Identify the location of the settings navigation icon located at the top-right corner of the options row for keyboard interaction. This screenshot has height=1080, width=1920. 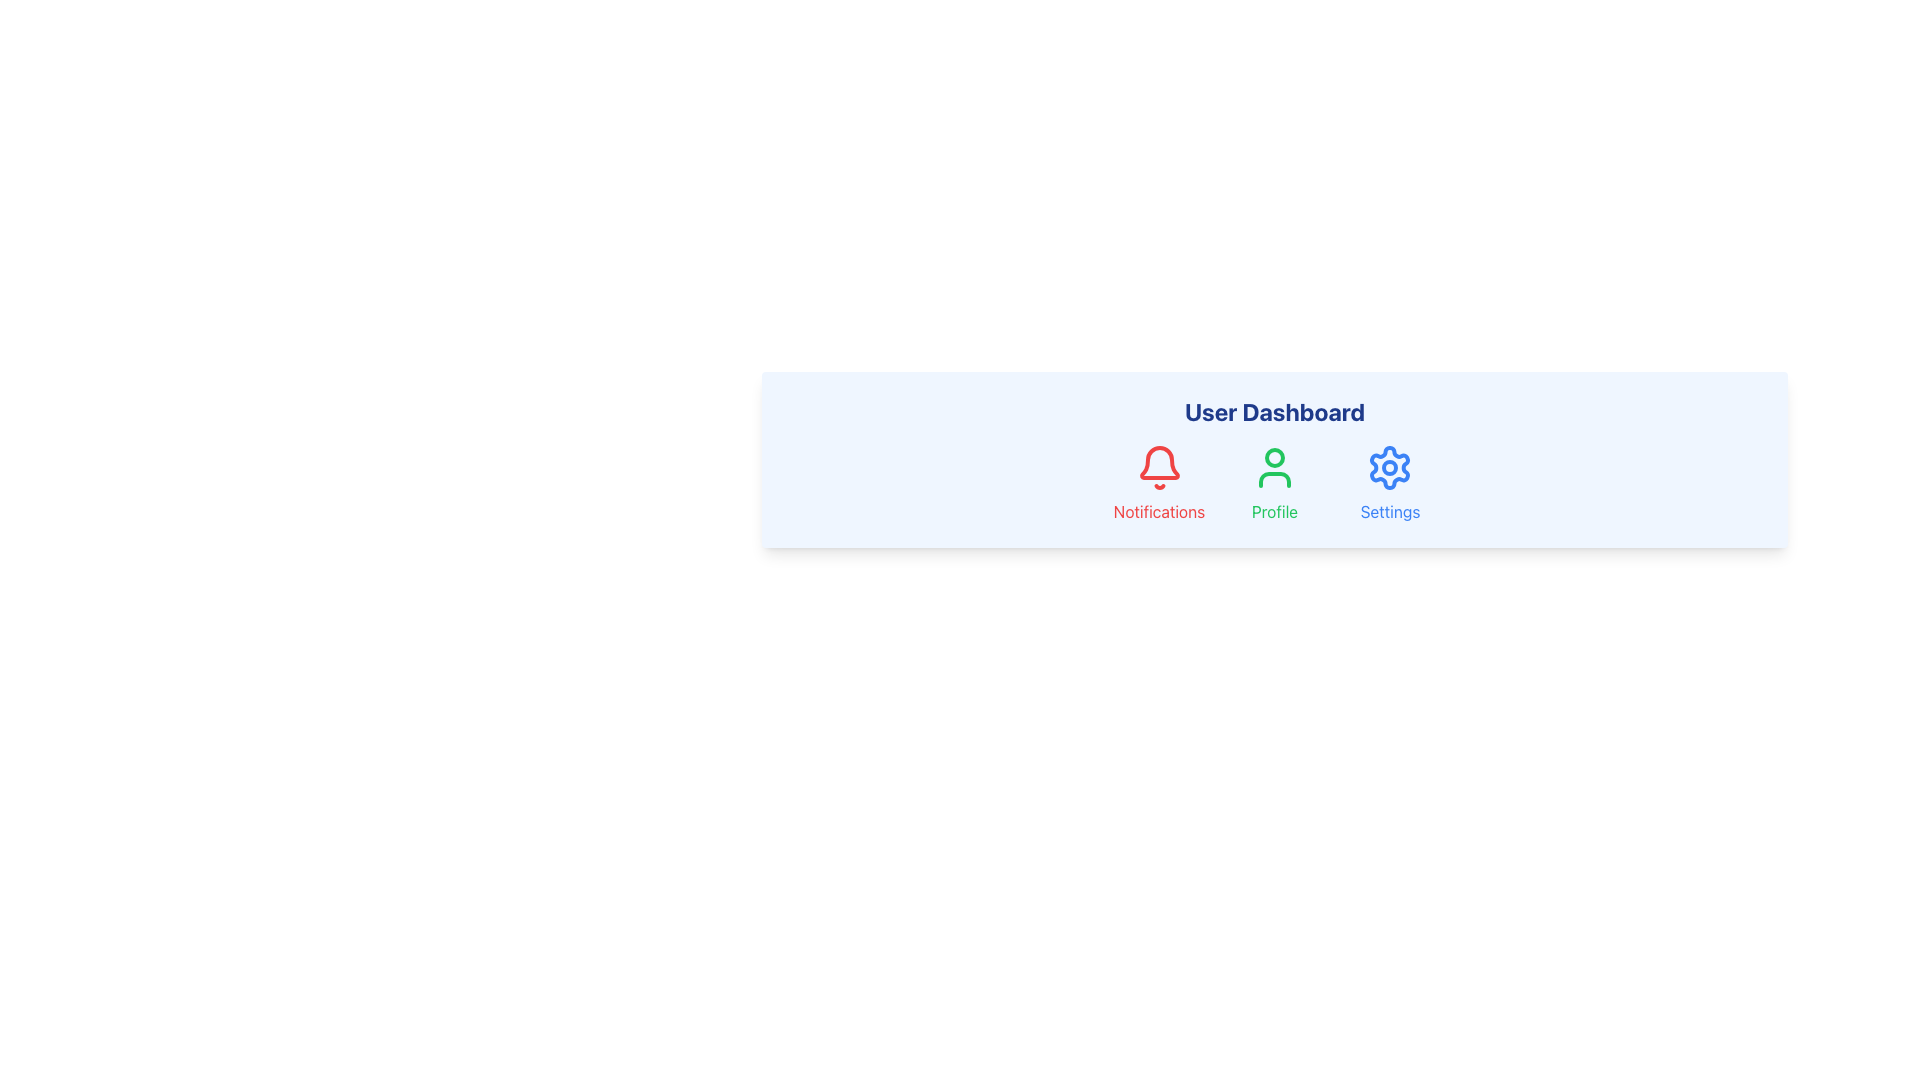
(1389, 483).